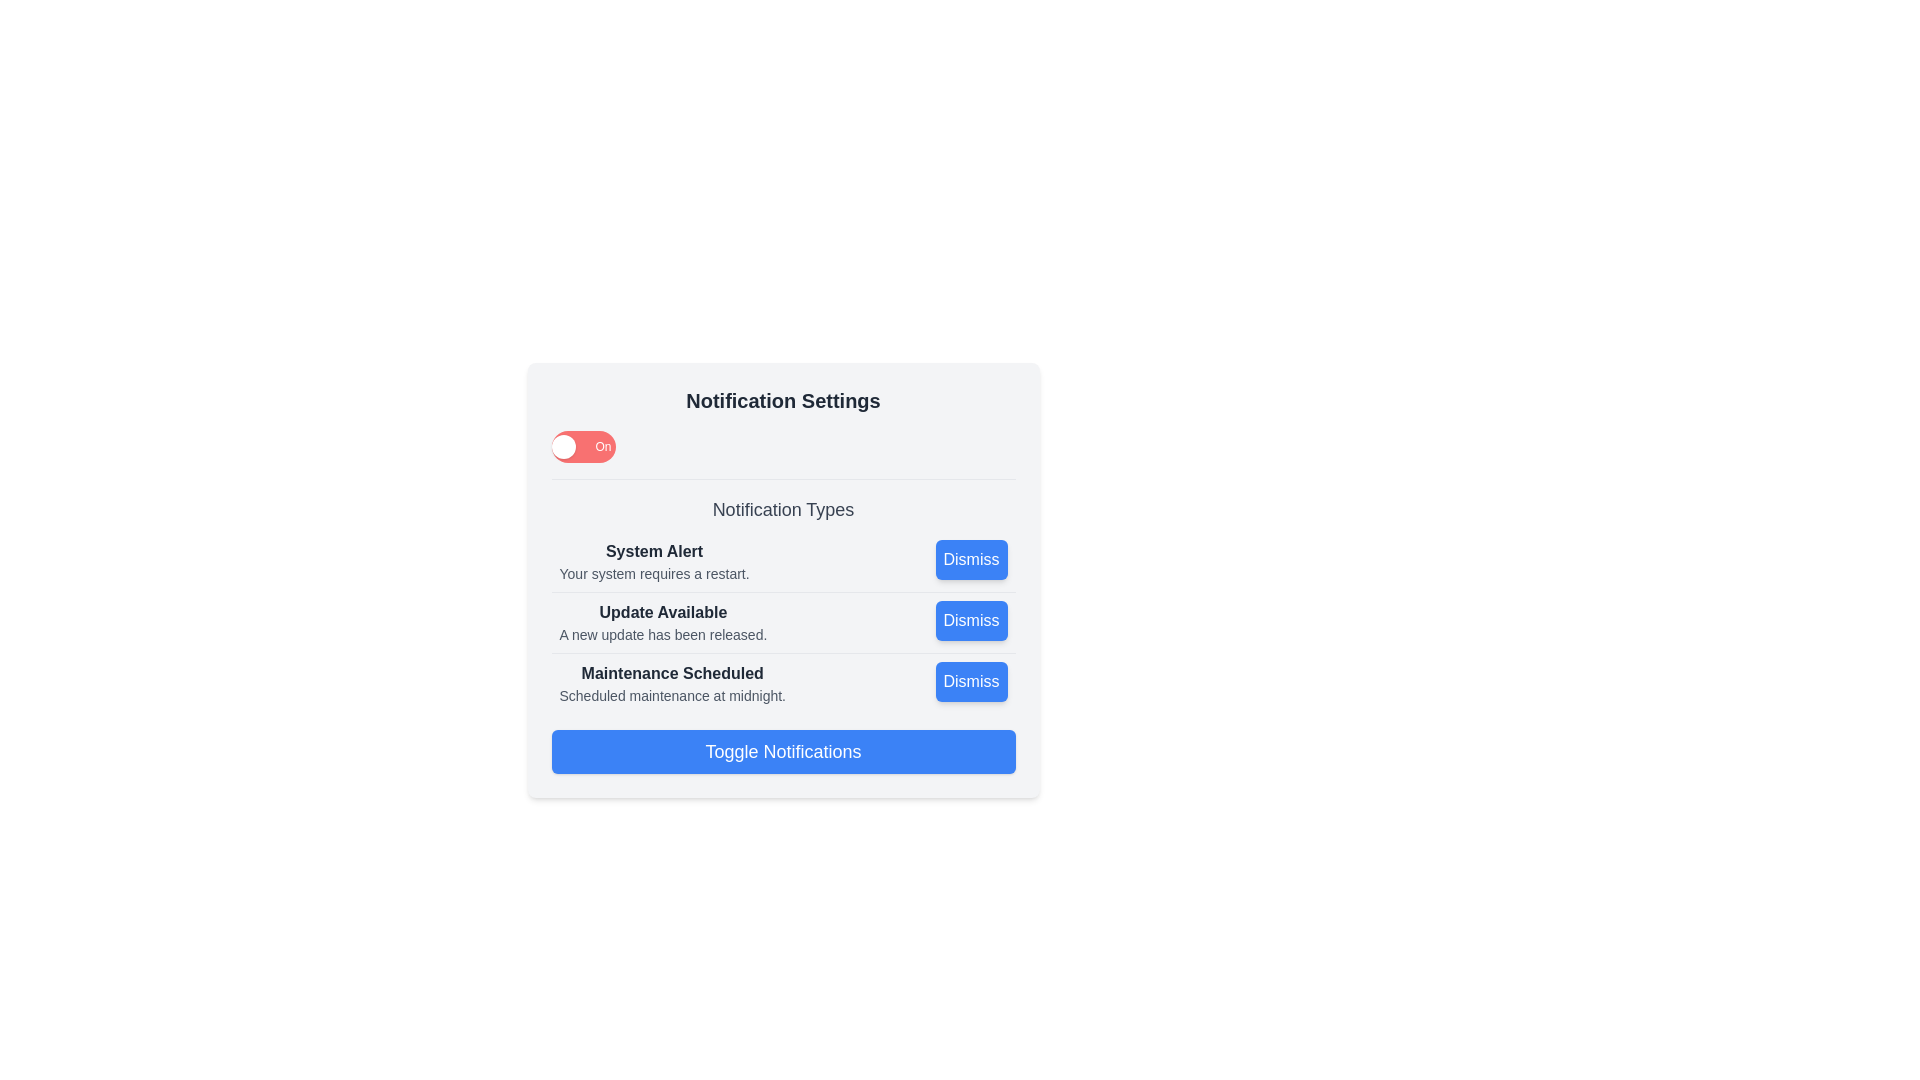 The image size is (1920, 1080). What do you see at coordinates (672, 674) in the screenshot?
I see `the Text label displaying 'Maintenance Scheduled', which is bold and dark gray, located above the subtext 'Scheduled maintenance at midnight.' and left of the 'Dismiss' button` at bounding box center [672, 674].